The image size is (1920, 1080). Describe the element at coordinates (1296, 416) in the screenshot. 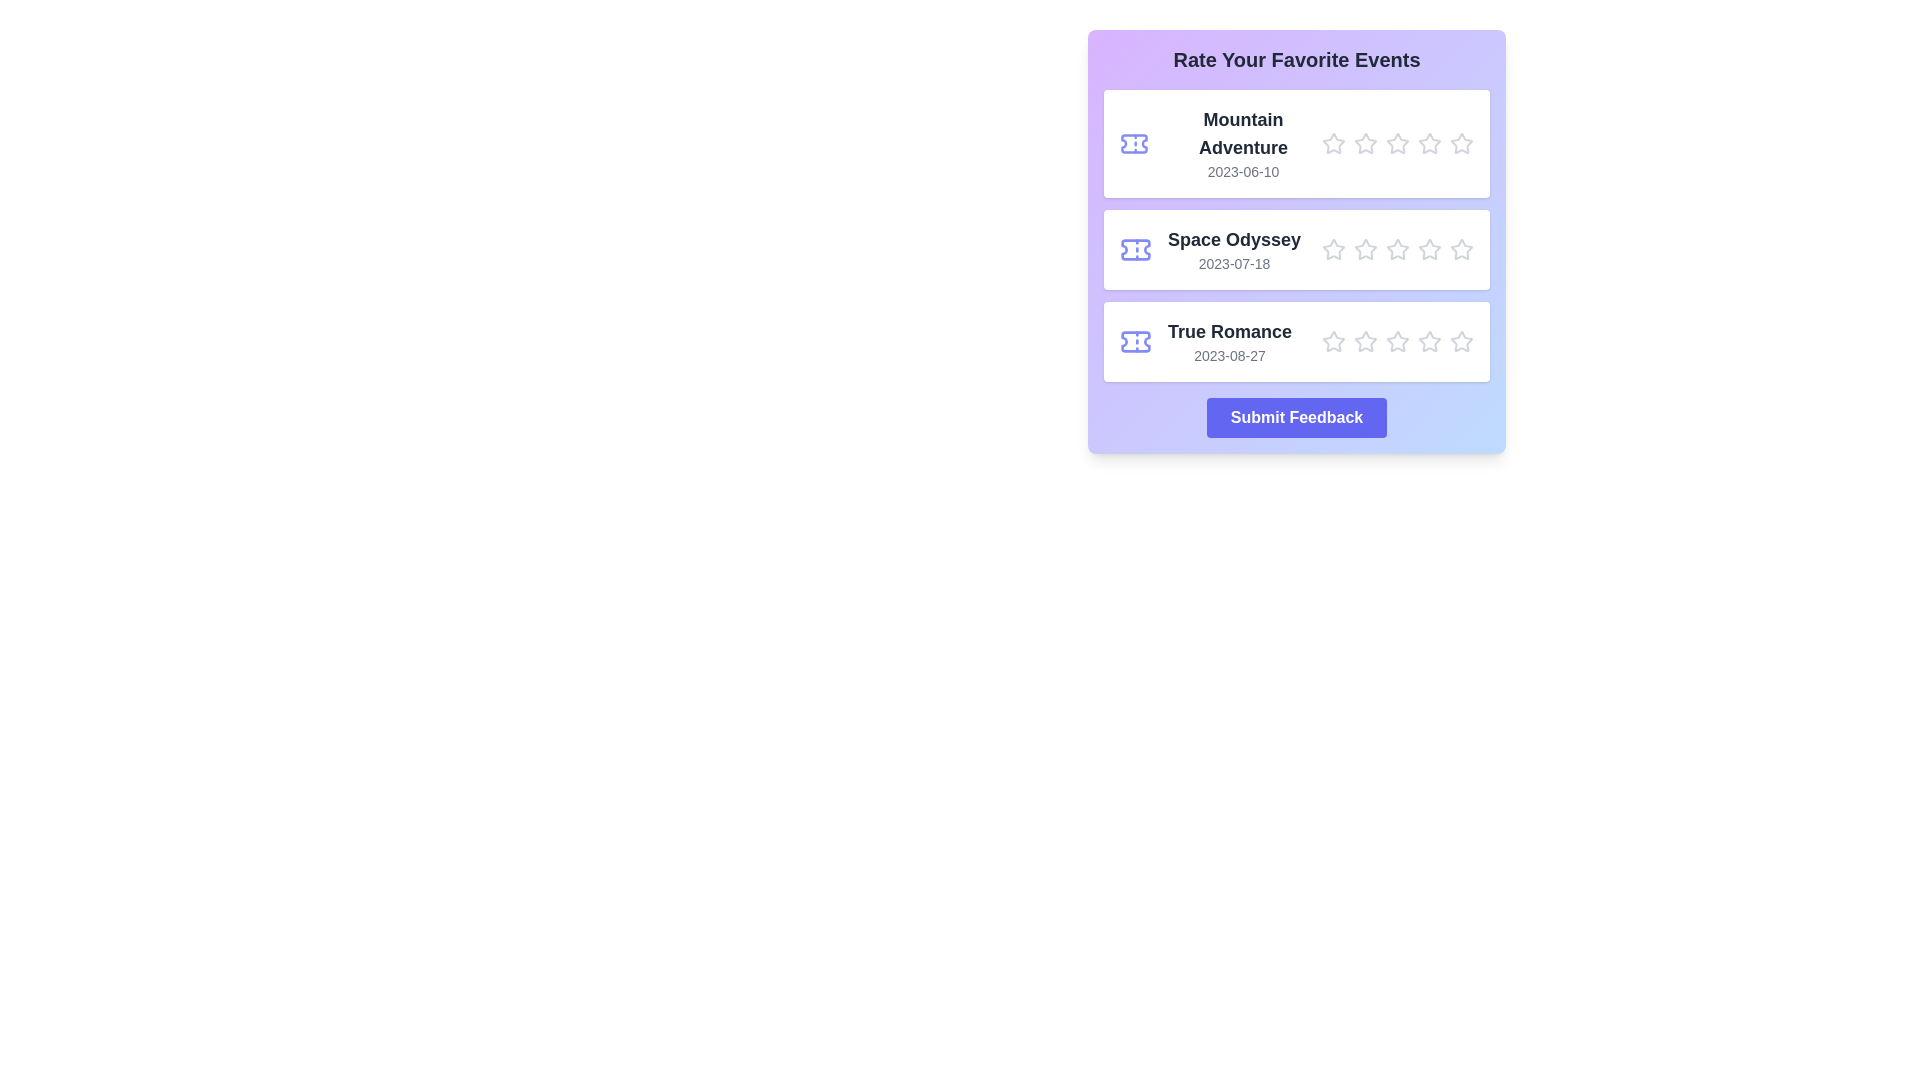

I see `the 'Submit Feedback' button to submit the ratings` at that location.